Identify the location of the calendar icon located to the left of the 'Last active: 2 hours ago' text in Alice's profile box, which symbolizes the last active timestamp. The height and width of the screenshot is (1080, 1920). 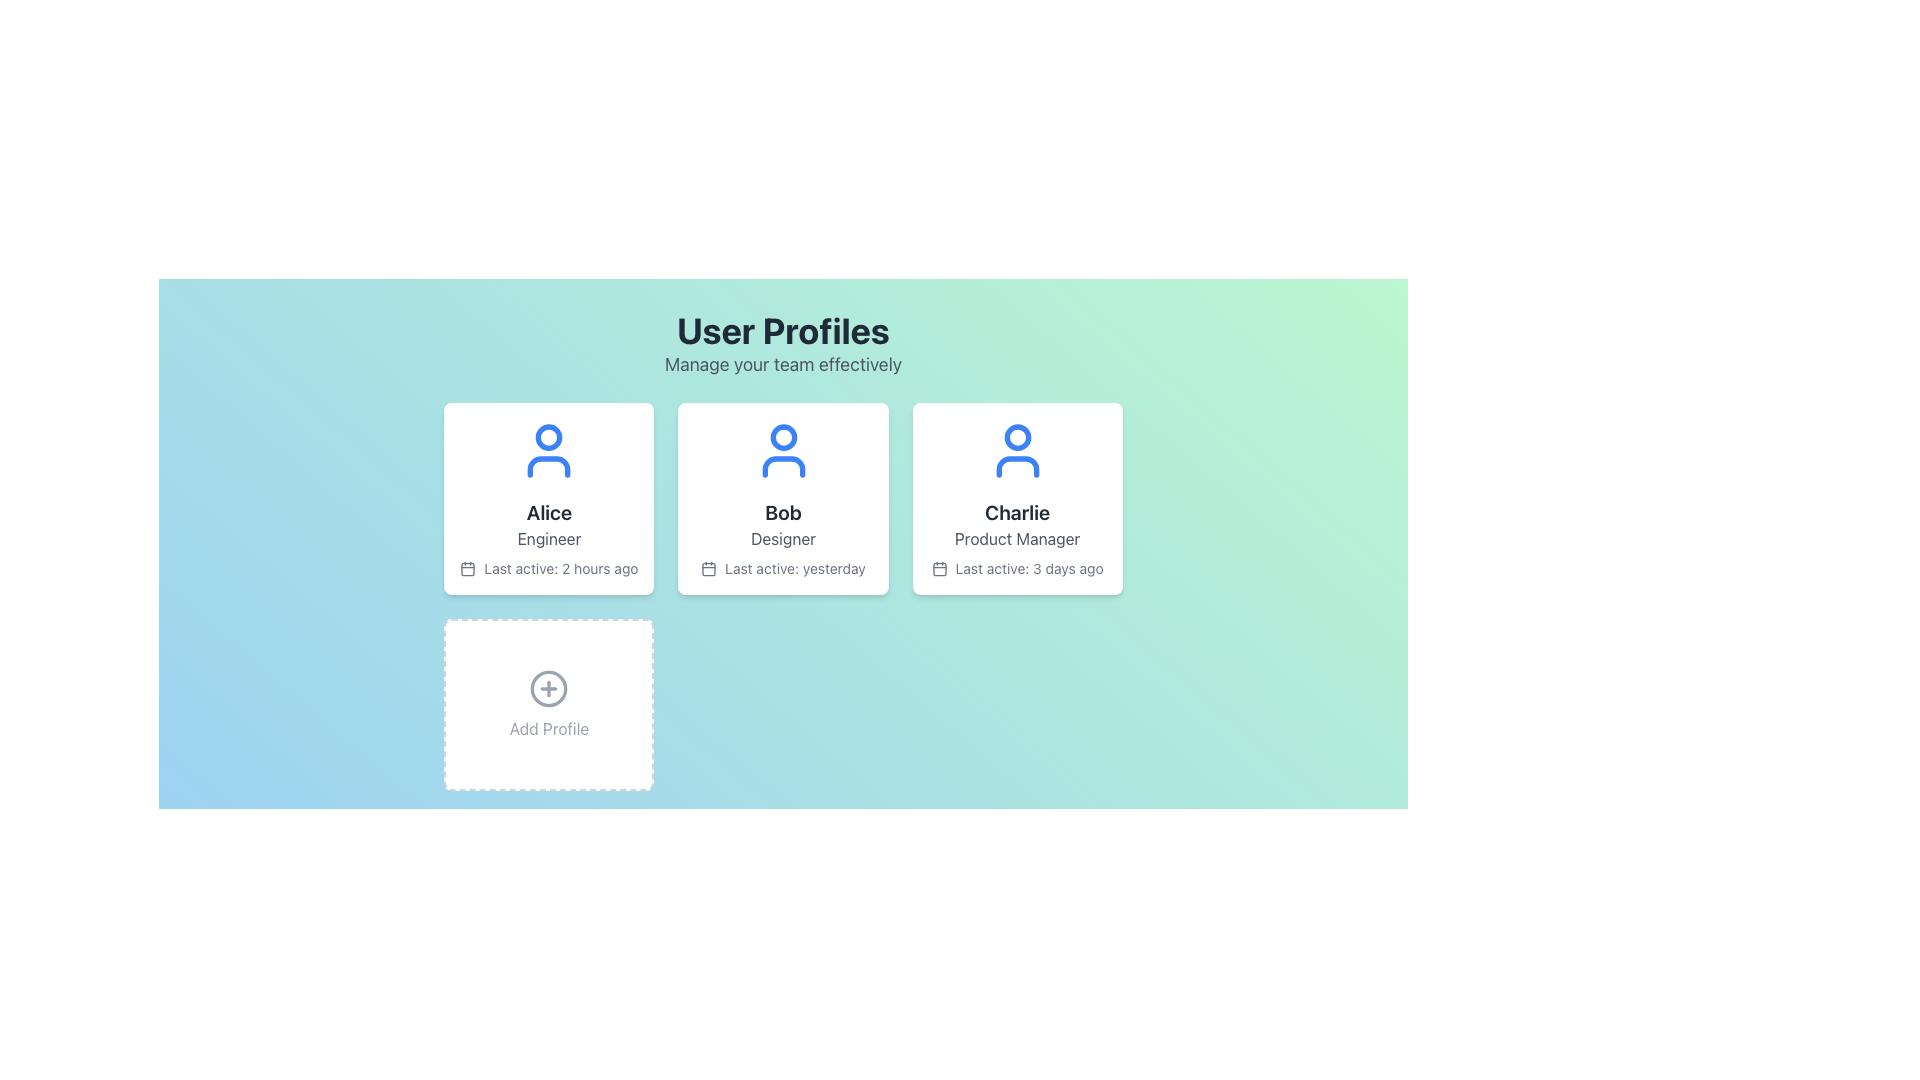
(466, 569).